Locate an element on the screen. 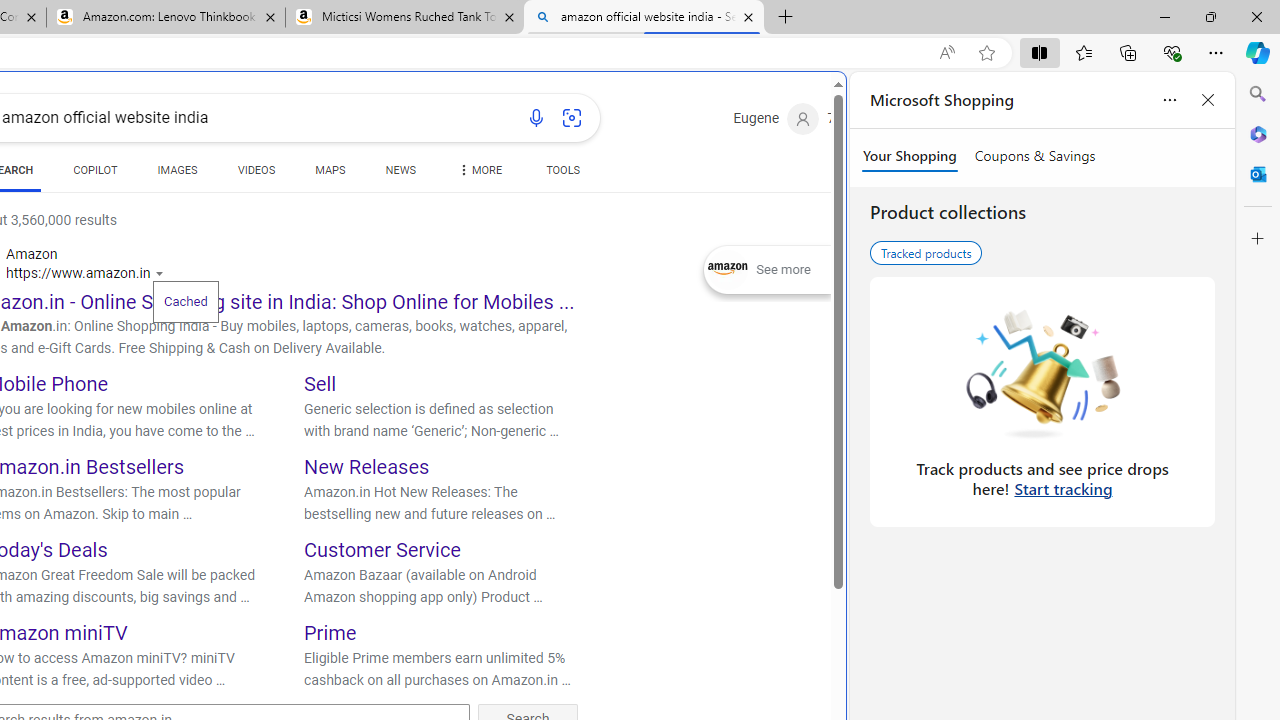 This screenshot has height=720, width=1280. 'MAPS' is located at coordinates (330, 170).